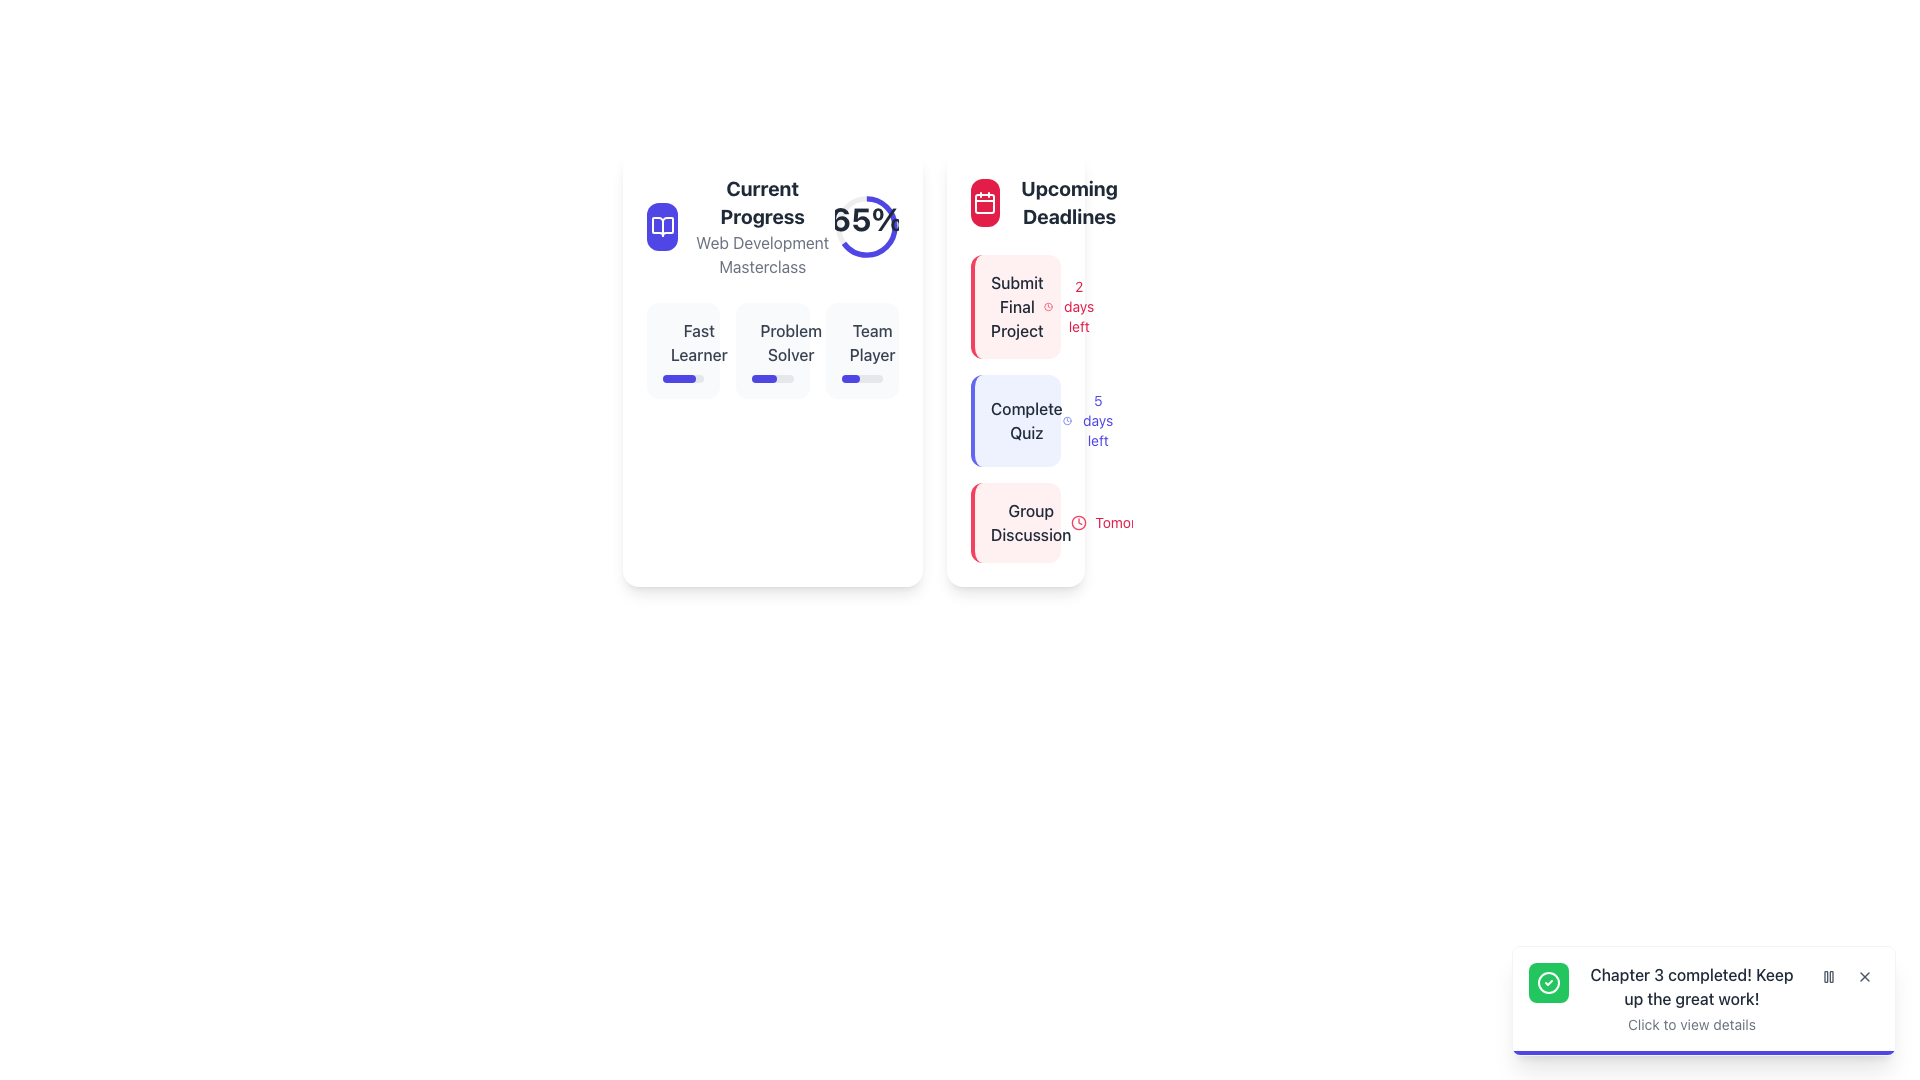 The image size is (1920, 1080). What do you see at coordinates (872, 342) in the screenshot?
I see `the static text label that reads 'Player' within the 'Current Progress' section, which is the third component in a row of three elements` at bounding box center [872, 342].